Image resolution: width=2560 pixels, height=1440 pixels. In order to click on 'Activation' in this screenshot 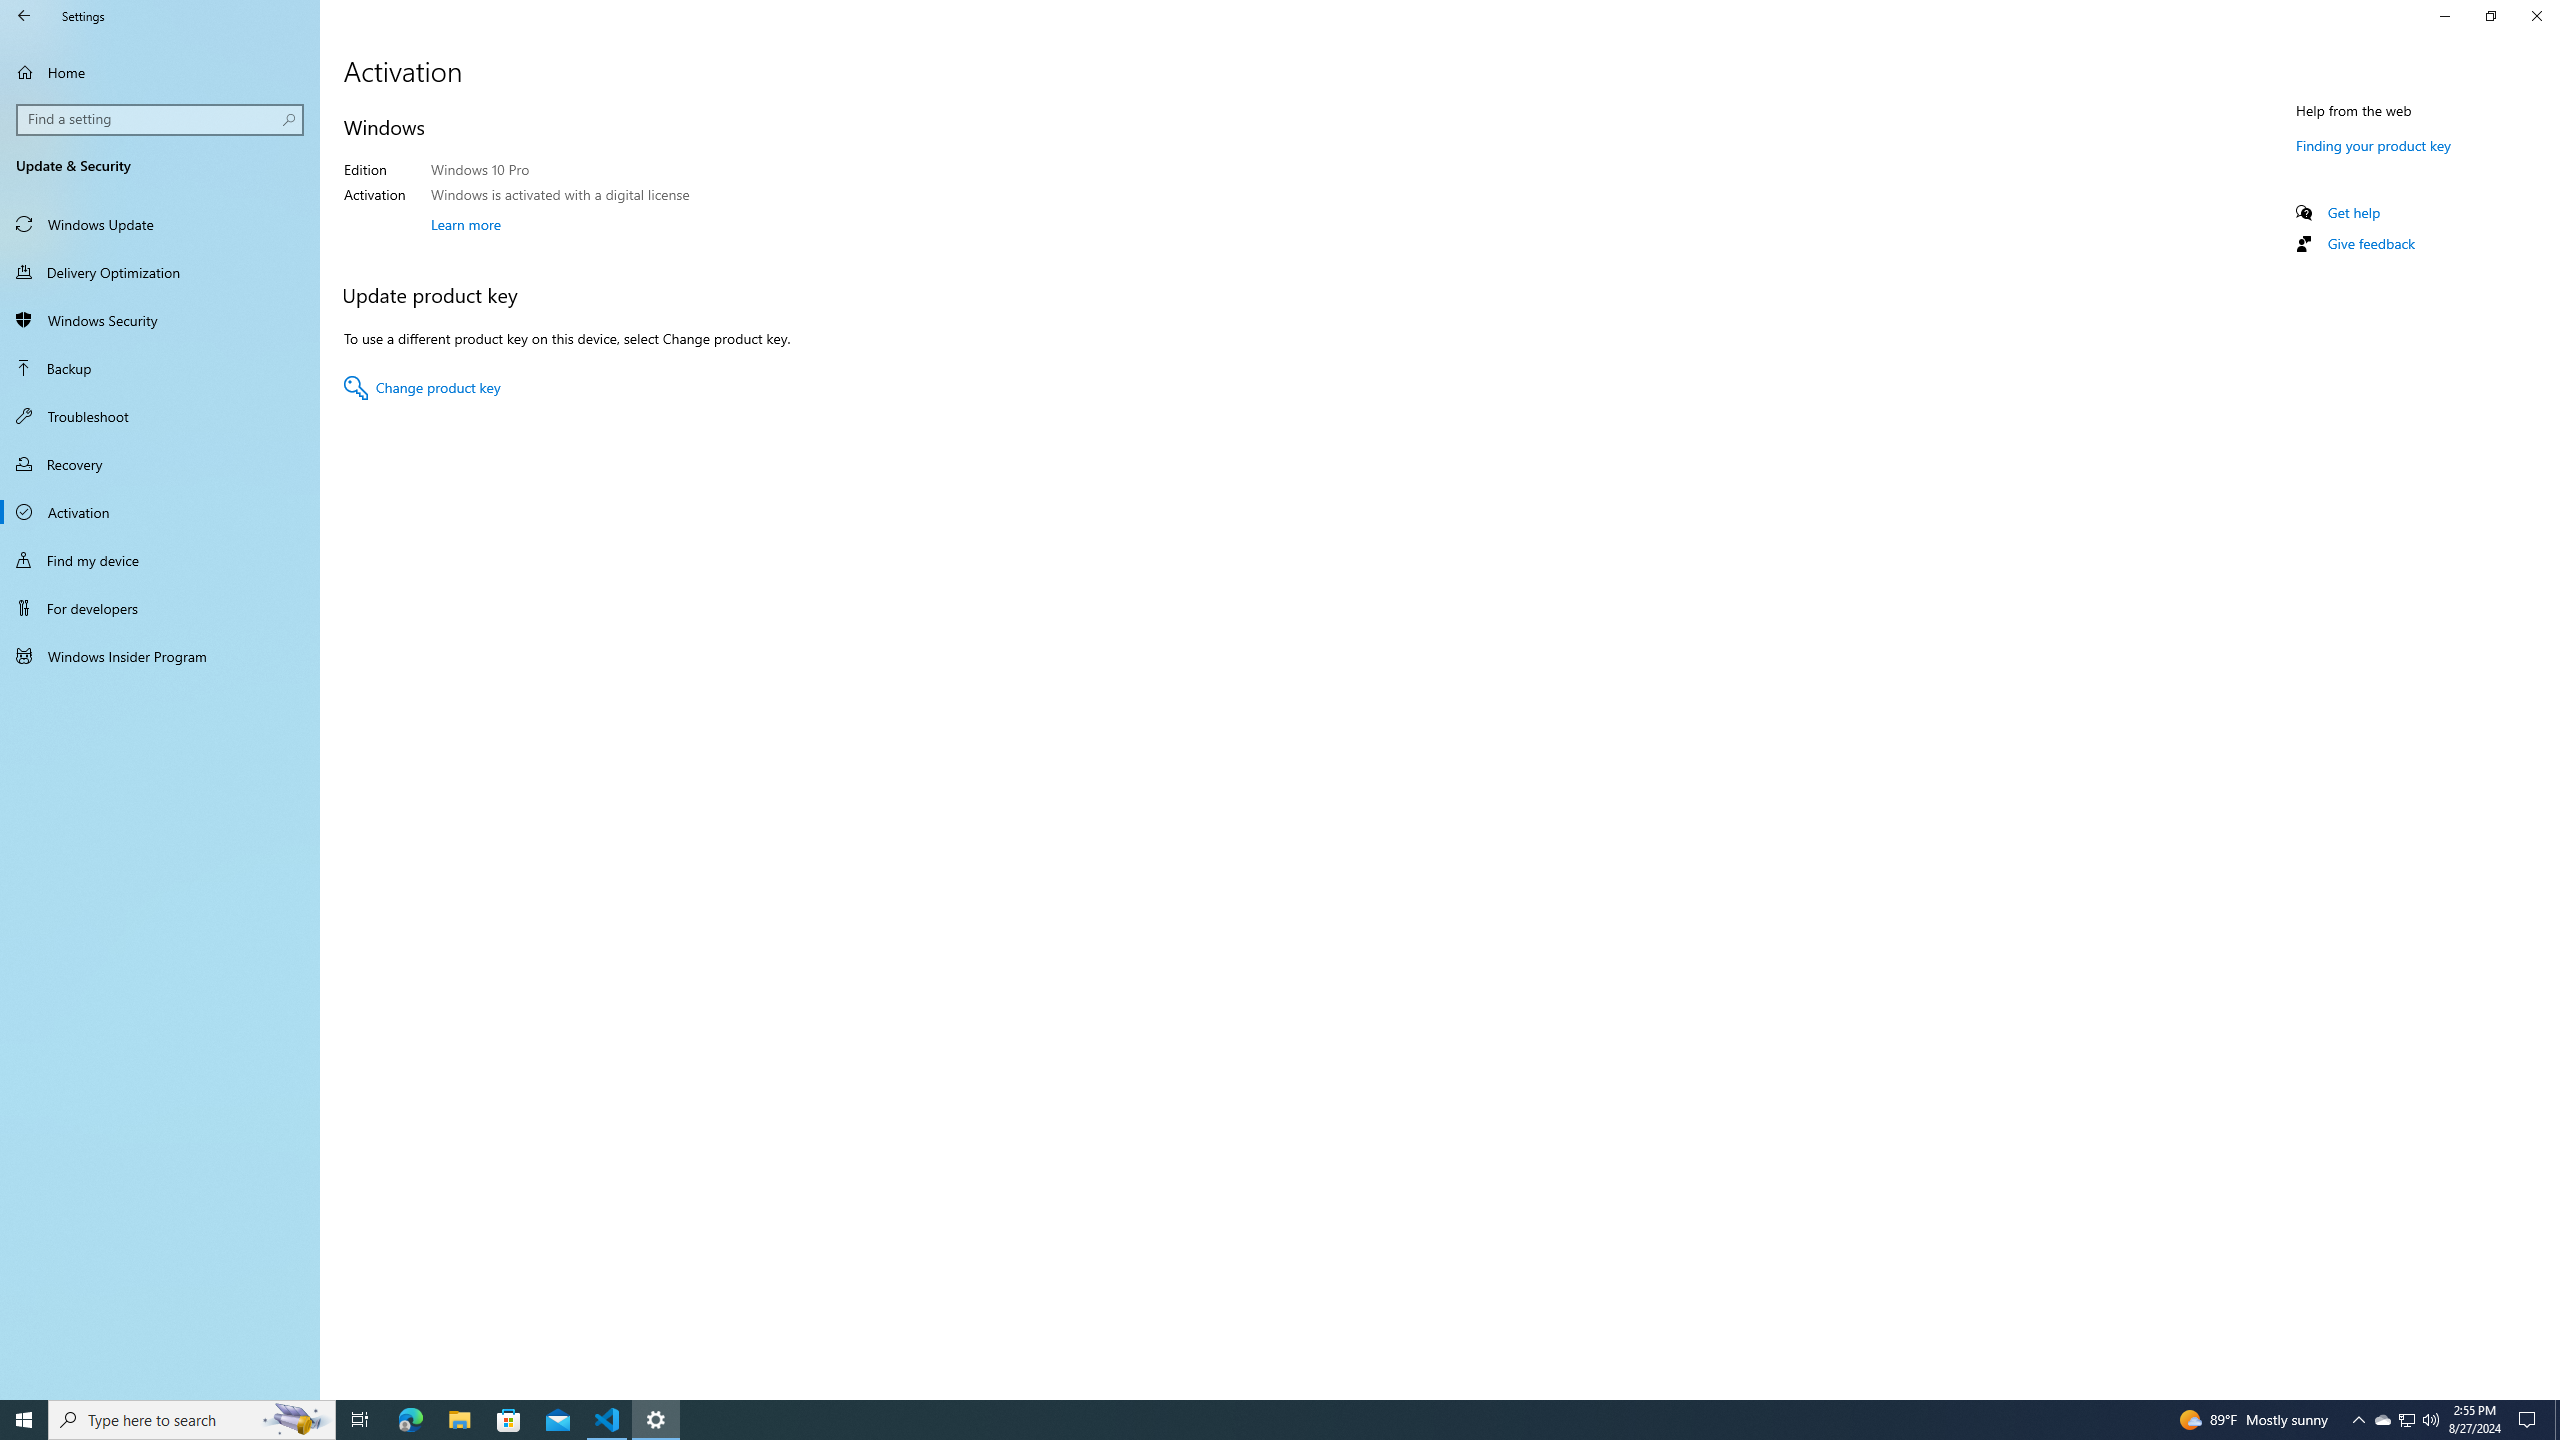, I will do `click(159, 510)`.